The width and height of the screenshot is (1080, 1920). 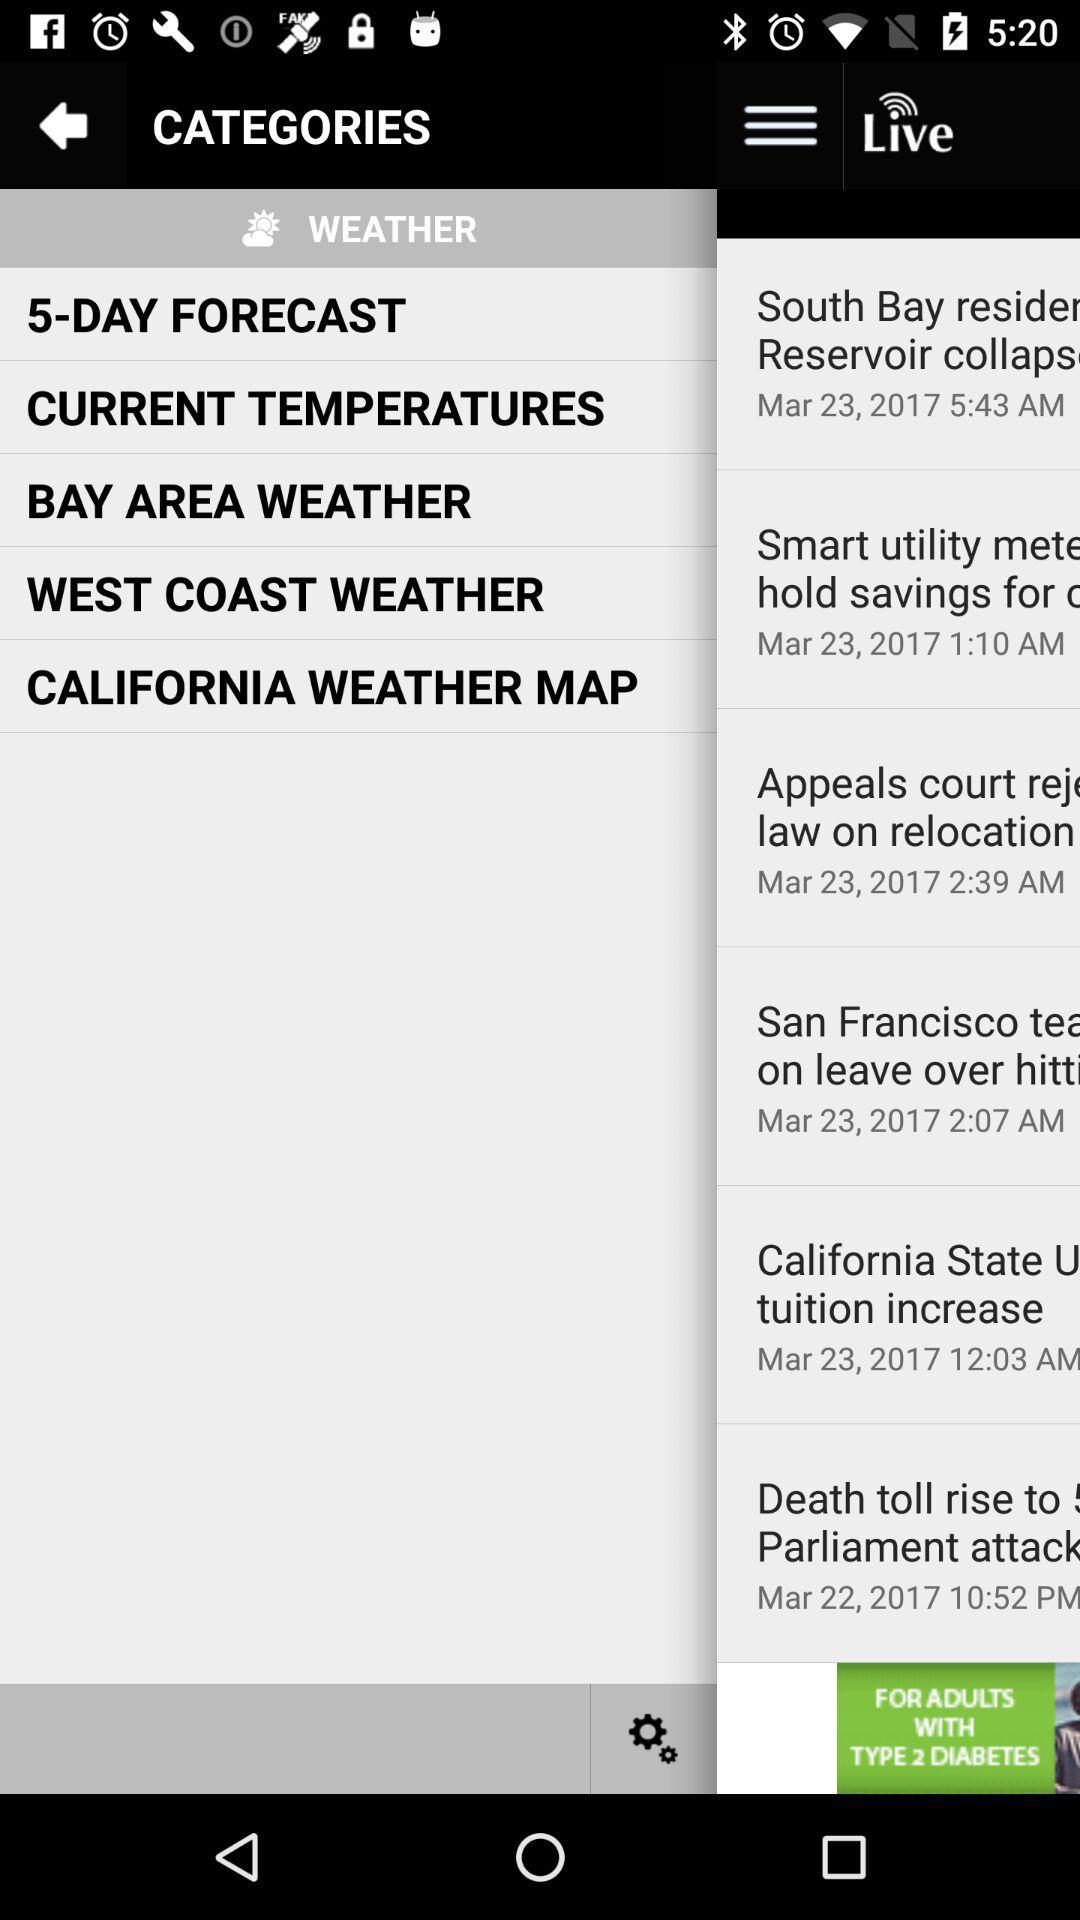 I want to click on the arrow_backward icon, so click(x=61, y=124).